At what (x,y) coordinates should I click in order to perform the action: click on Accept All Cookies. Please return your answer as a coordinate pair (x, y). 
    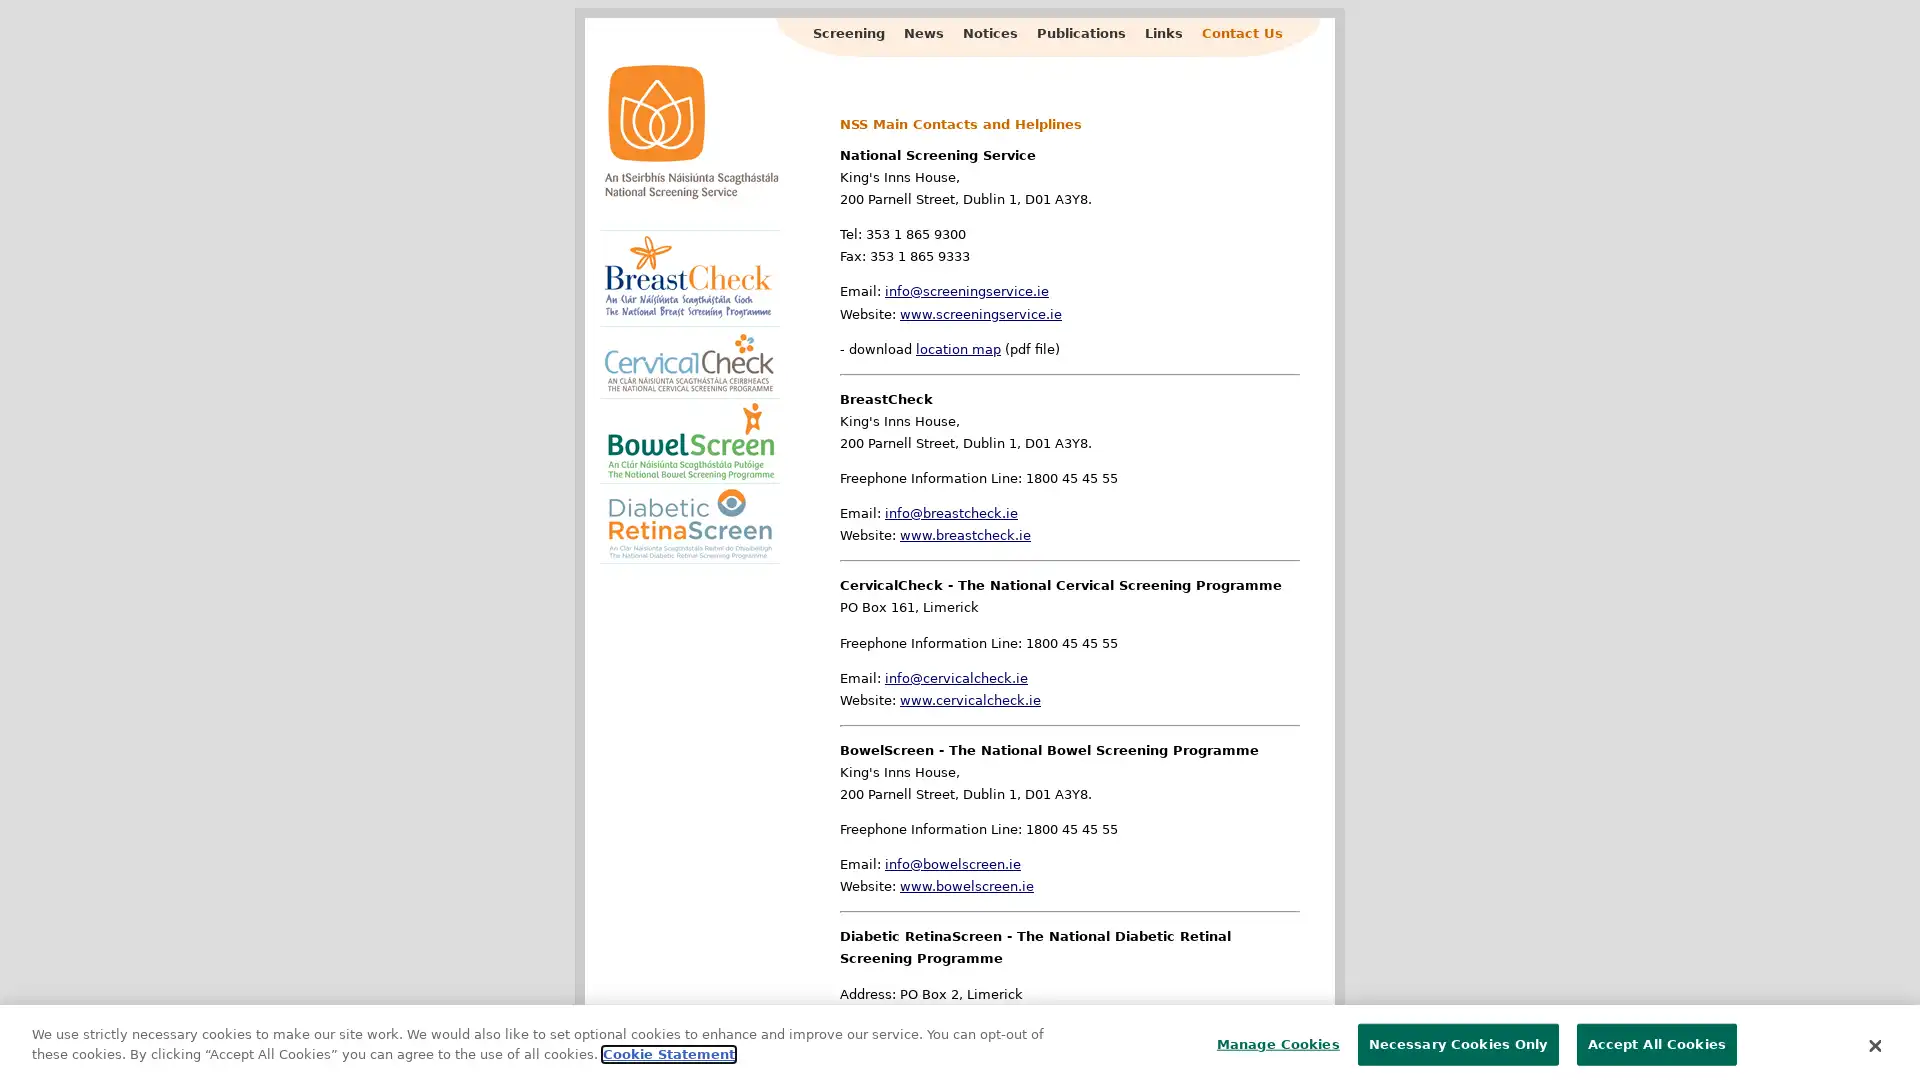
    Looking at the image, I should click on (1656, 1036).